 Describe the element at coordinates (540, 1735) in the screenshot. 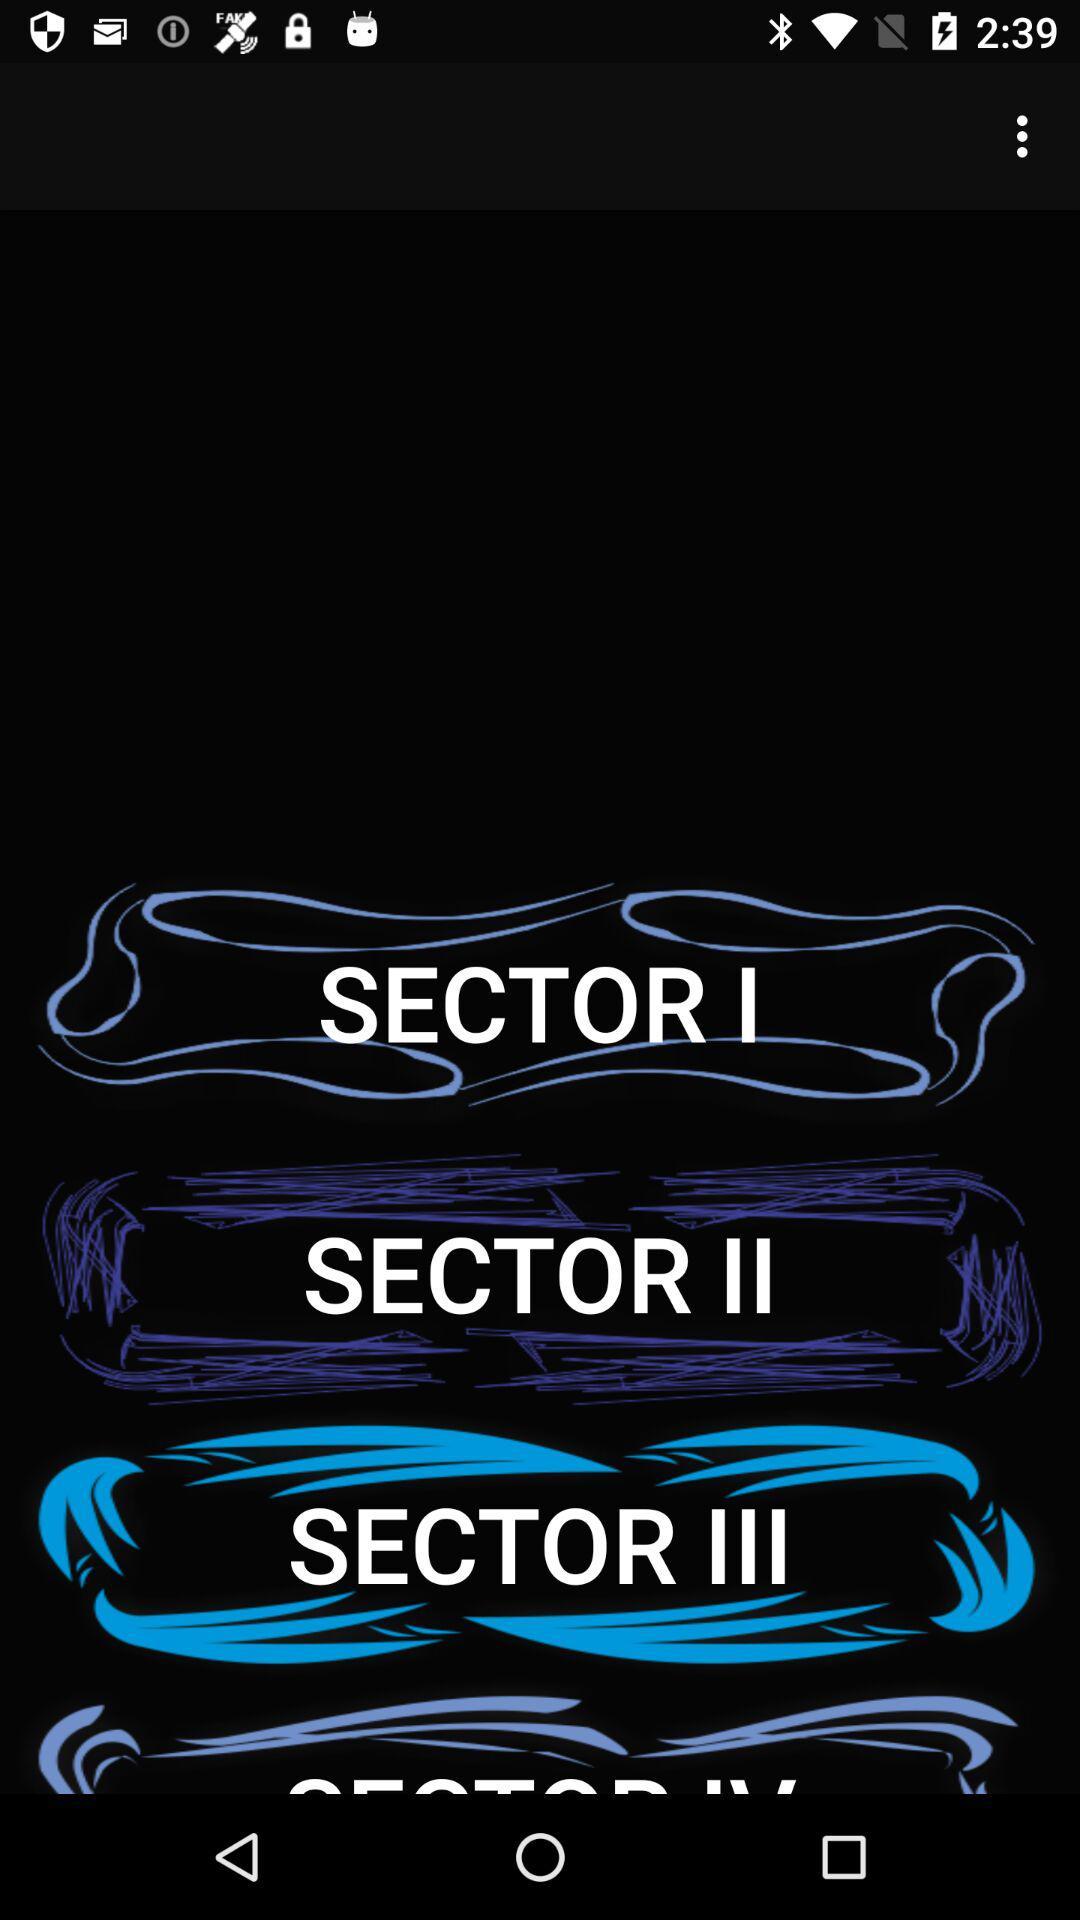

I see `the sector iv` at that location.